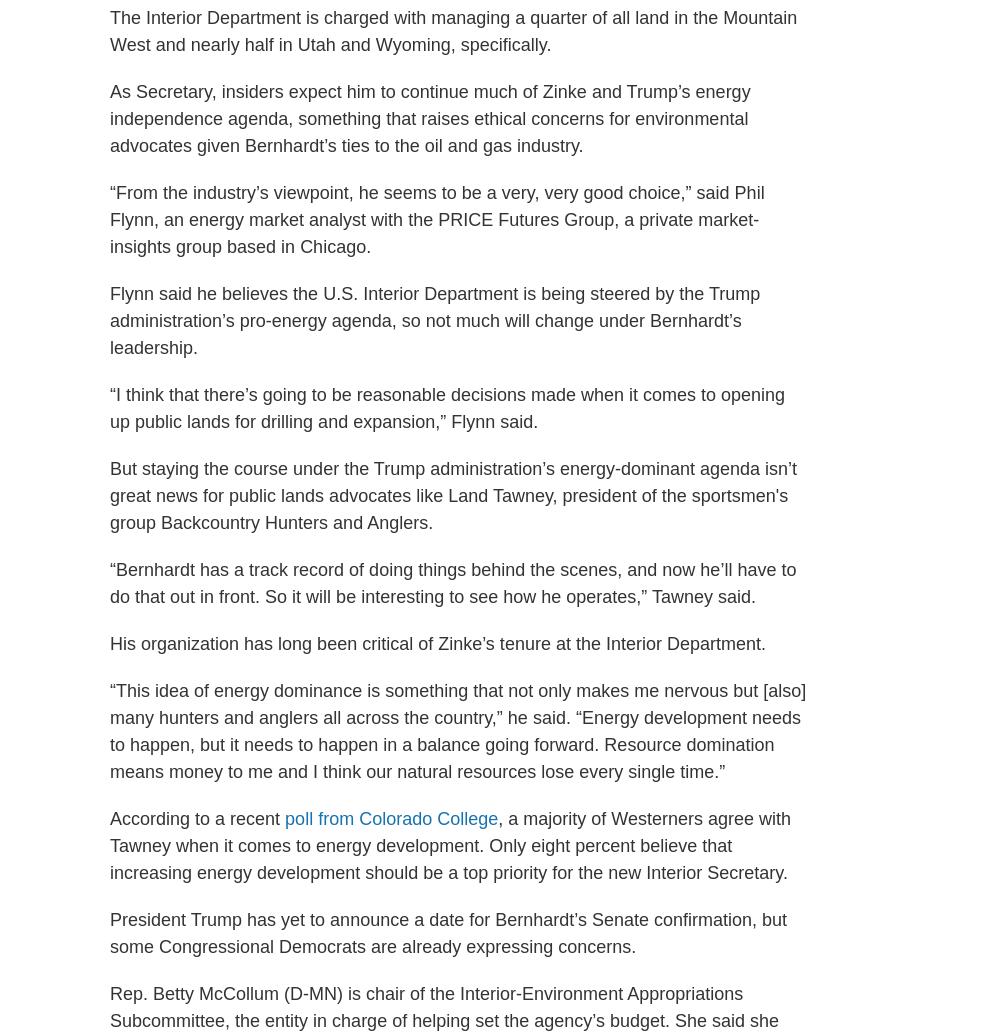  Describe the element at coordinates (435, 319) in the screenshot. I see `'Flynn said he believes the U.S. Interior Department is being steered by the Trump administration’s pro-energy agenda, so not much will change under Bernhardt’s leadership.'` at that location.